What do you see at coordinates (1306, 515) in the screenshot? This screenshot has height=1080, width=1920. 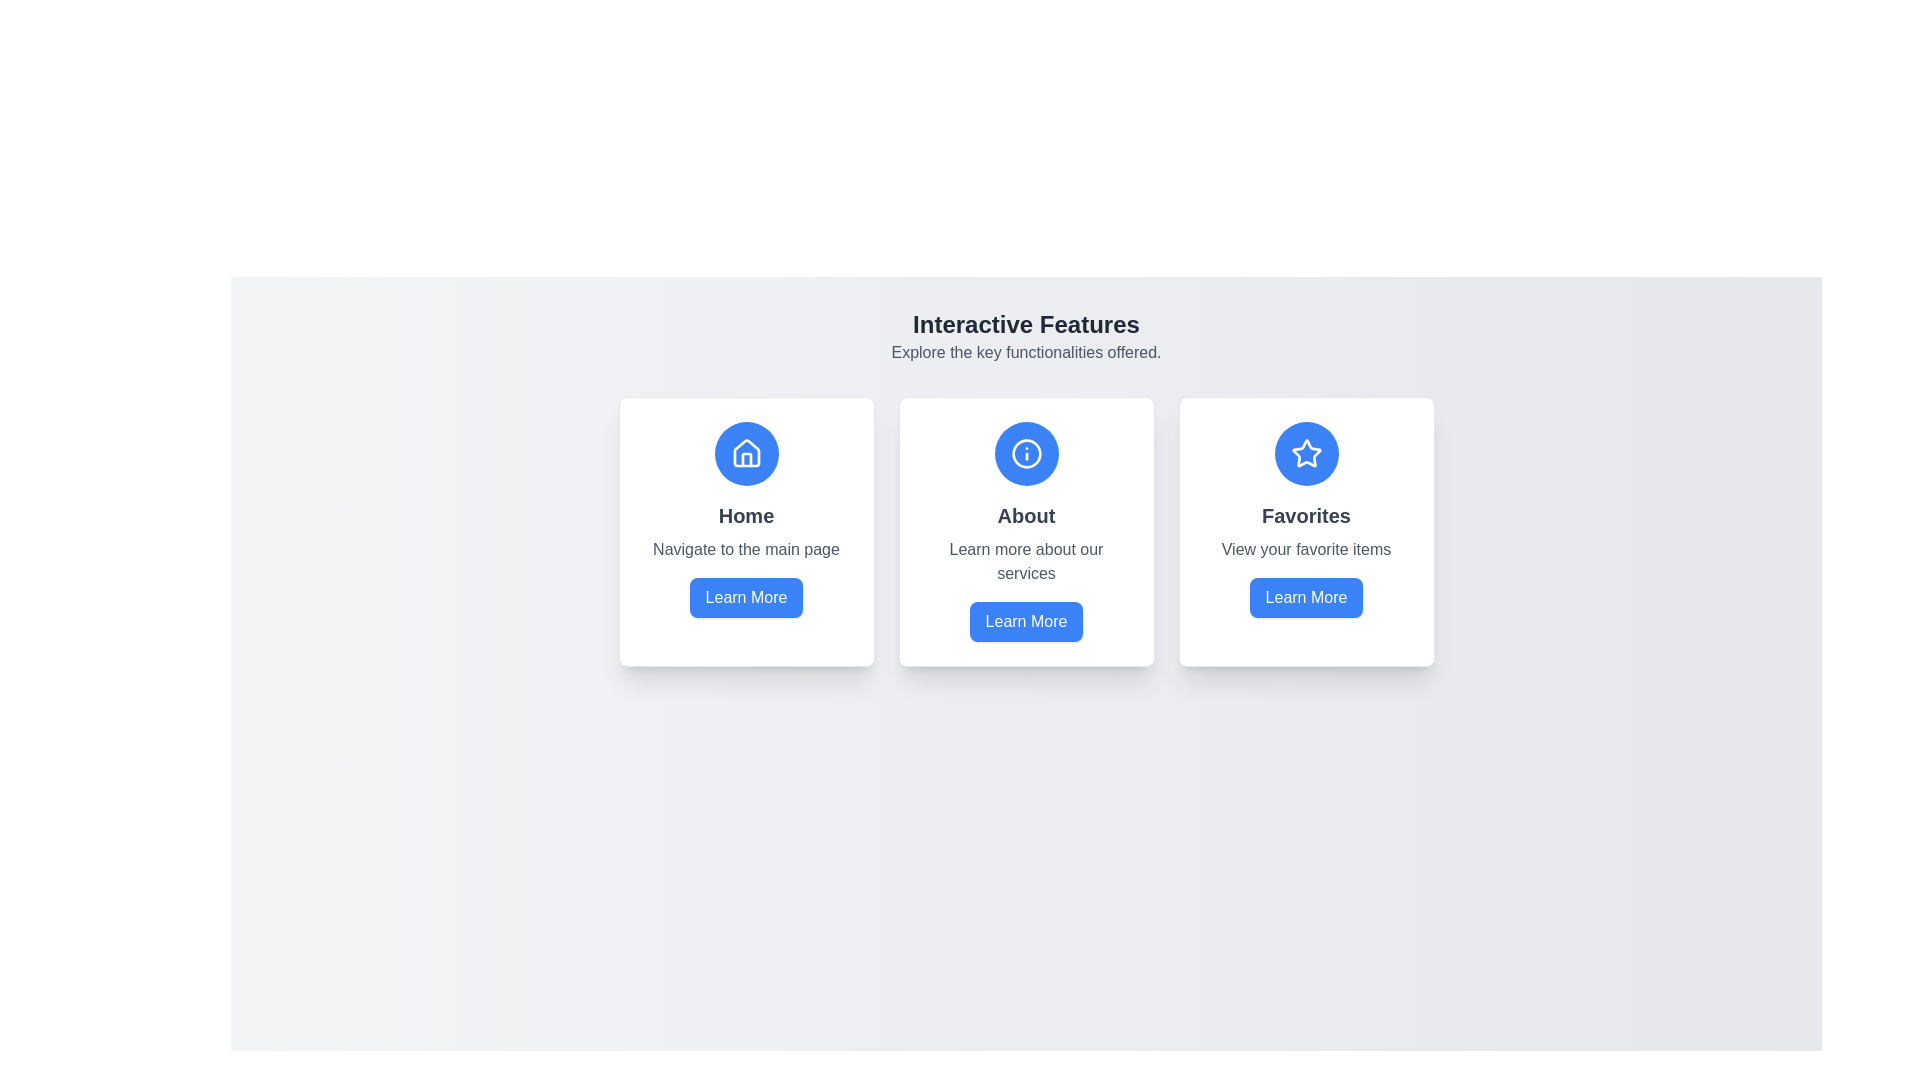 I see `text label displaying 'Favorites' in bold gray font, positioned within the white rectangular card below the blue circular star icon` at bounding box center [1306, 515].